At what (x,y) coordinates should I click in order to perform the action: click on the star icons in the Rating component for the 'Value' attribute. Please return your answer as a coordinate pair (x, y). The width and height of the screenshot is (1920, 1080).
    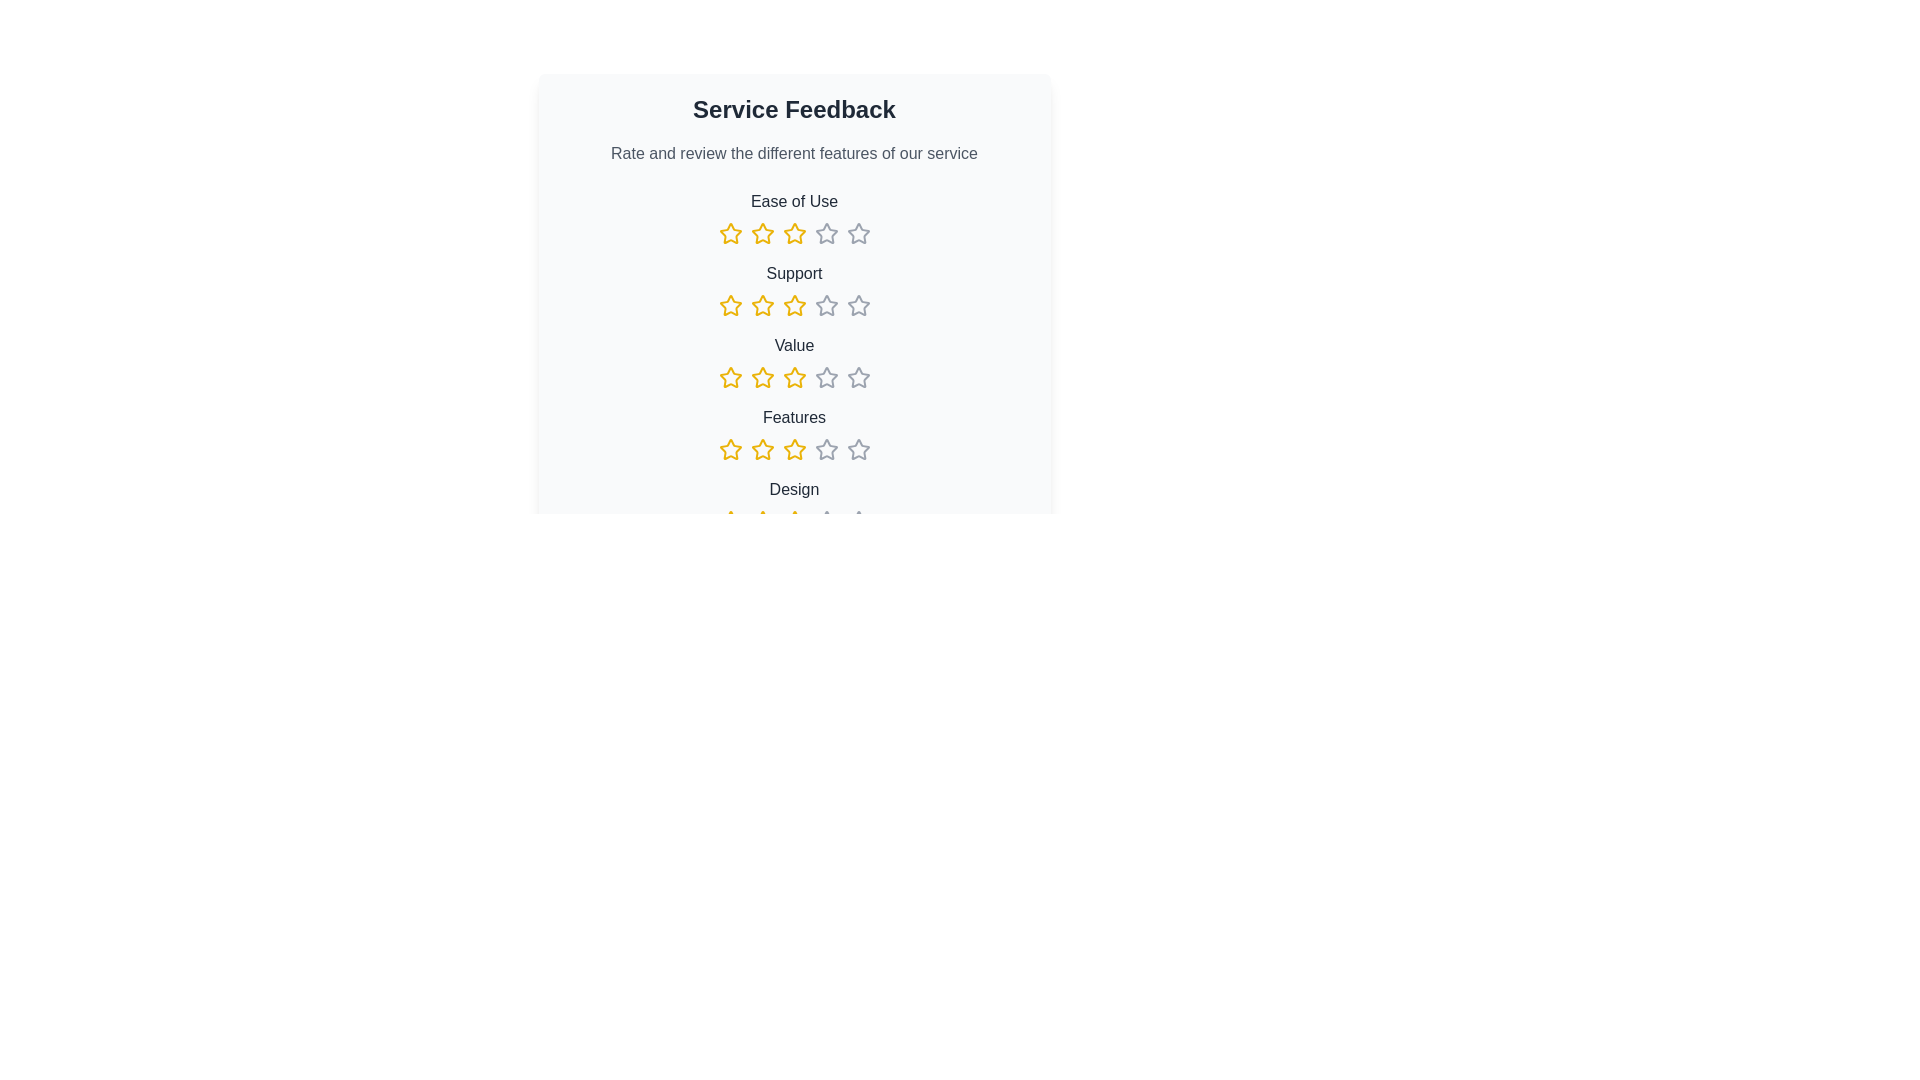
    Looking at the image, I should click on (793, 362).